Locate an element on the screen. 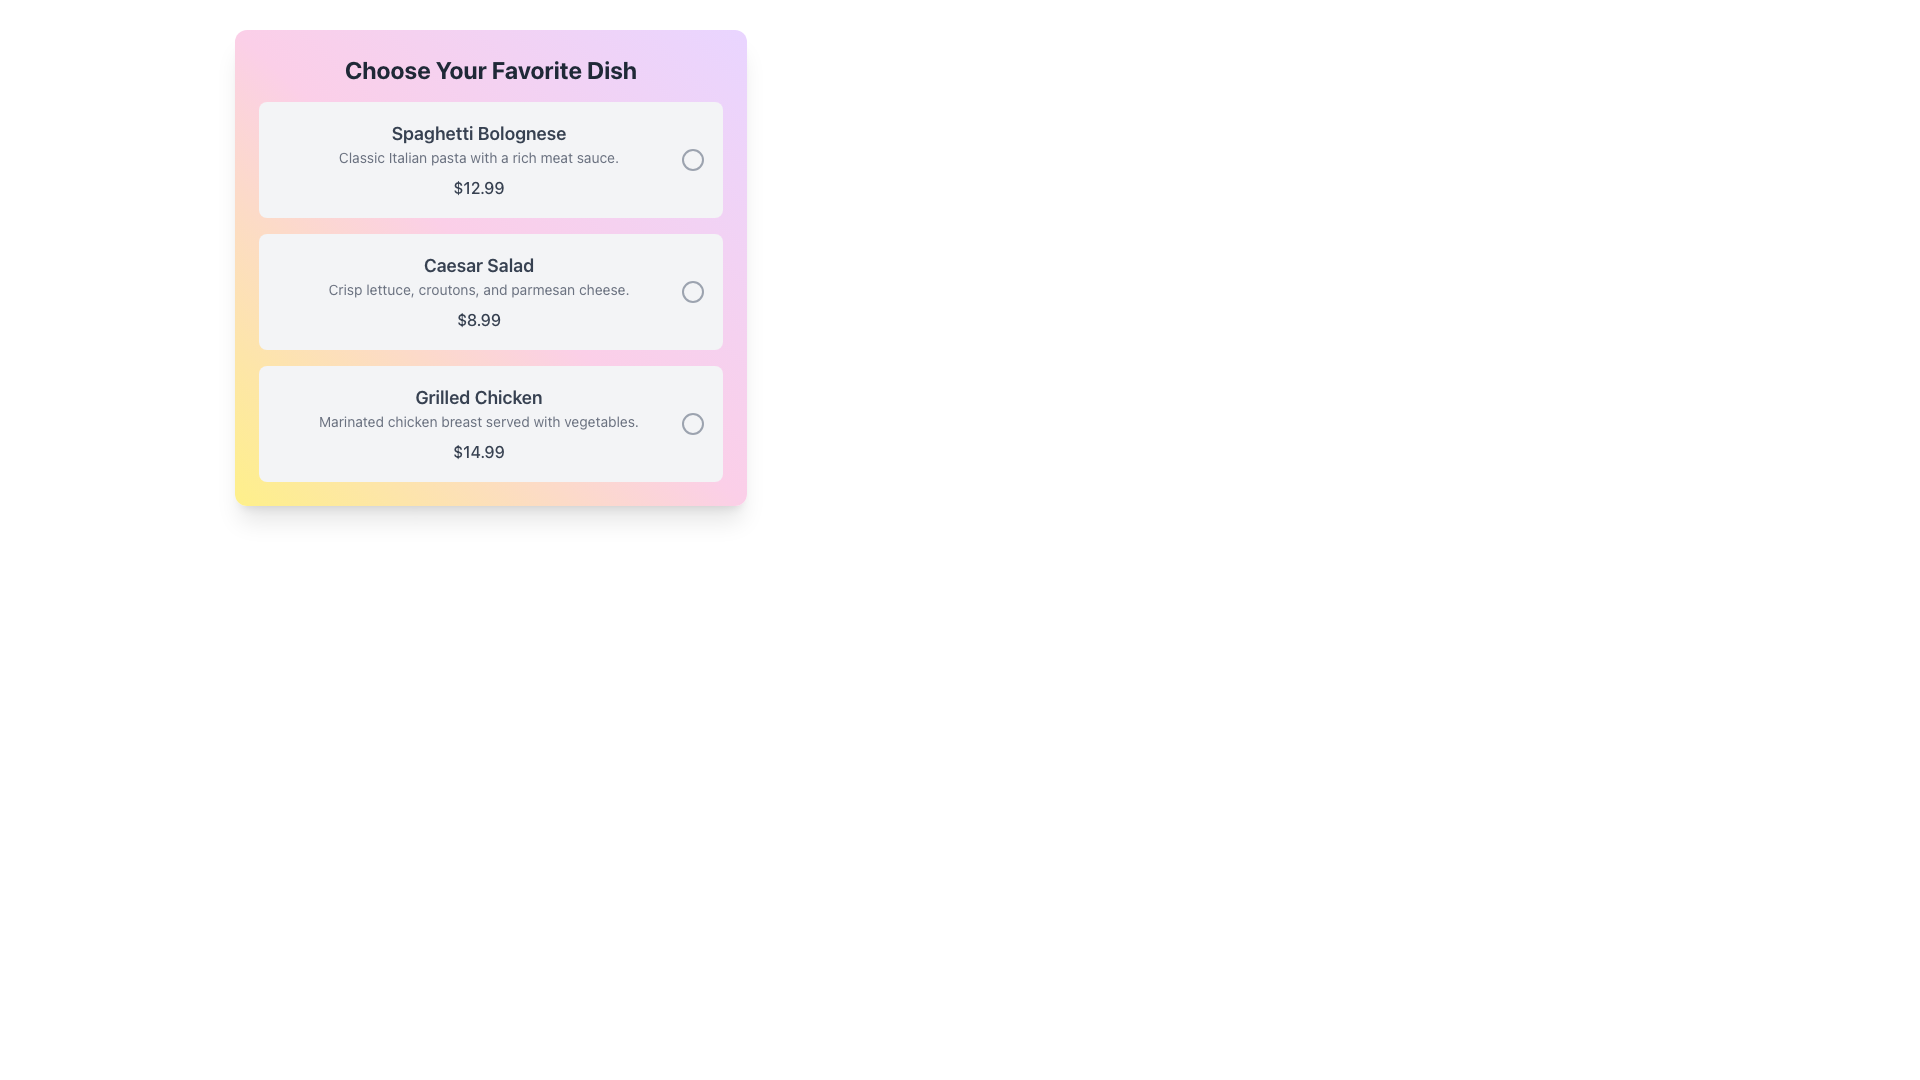 This screenshot has height=1080, width=1920. the radio button for the 'Caesar Salad' option is located at coordinates (692, 292).